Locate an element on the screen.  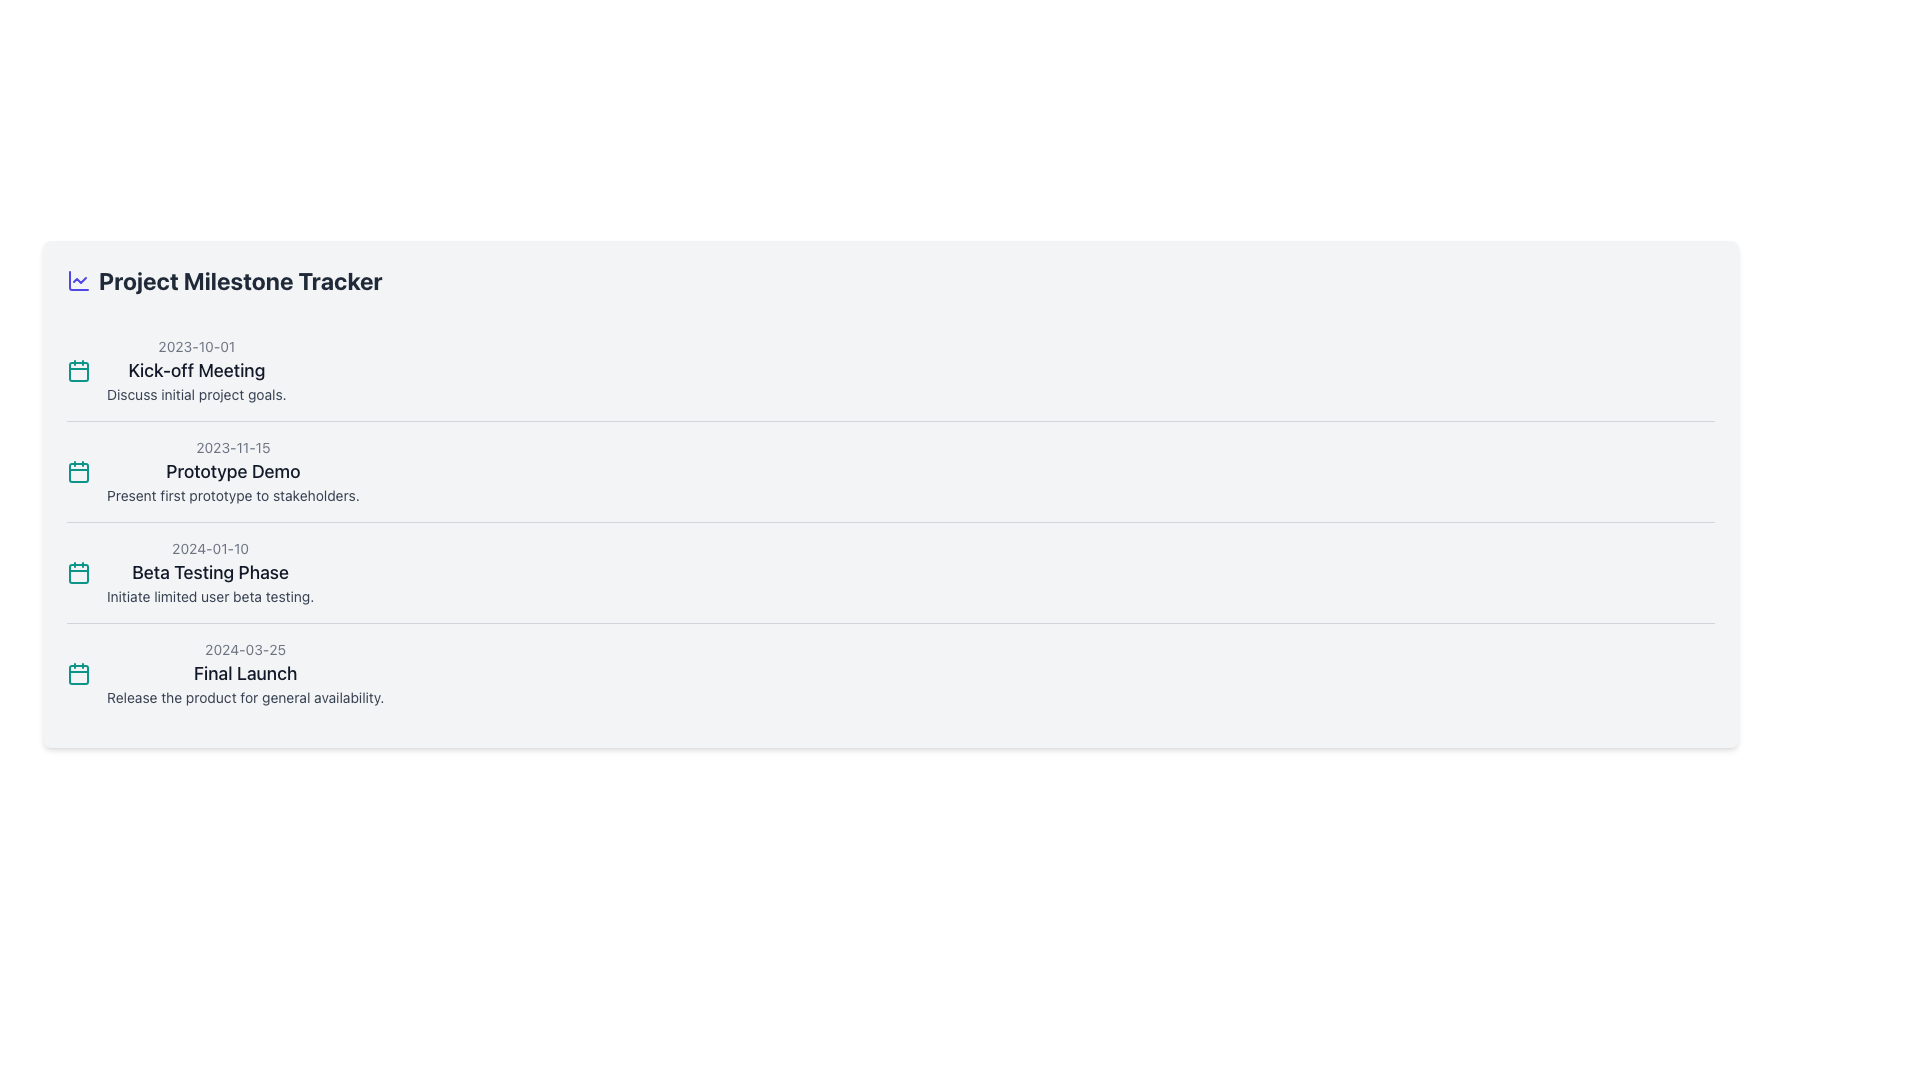
the text label displaying 'Initiate limited user beta testing.' located below the 'Beta Testing Phase' heading and above the milestone labeled '2024-01-10' is located at coordinates (210, 596).